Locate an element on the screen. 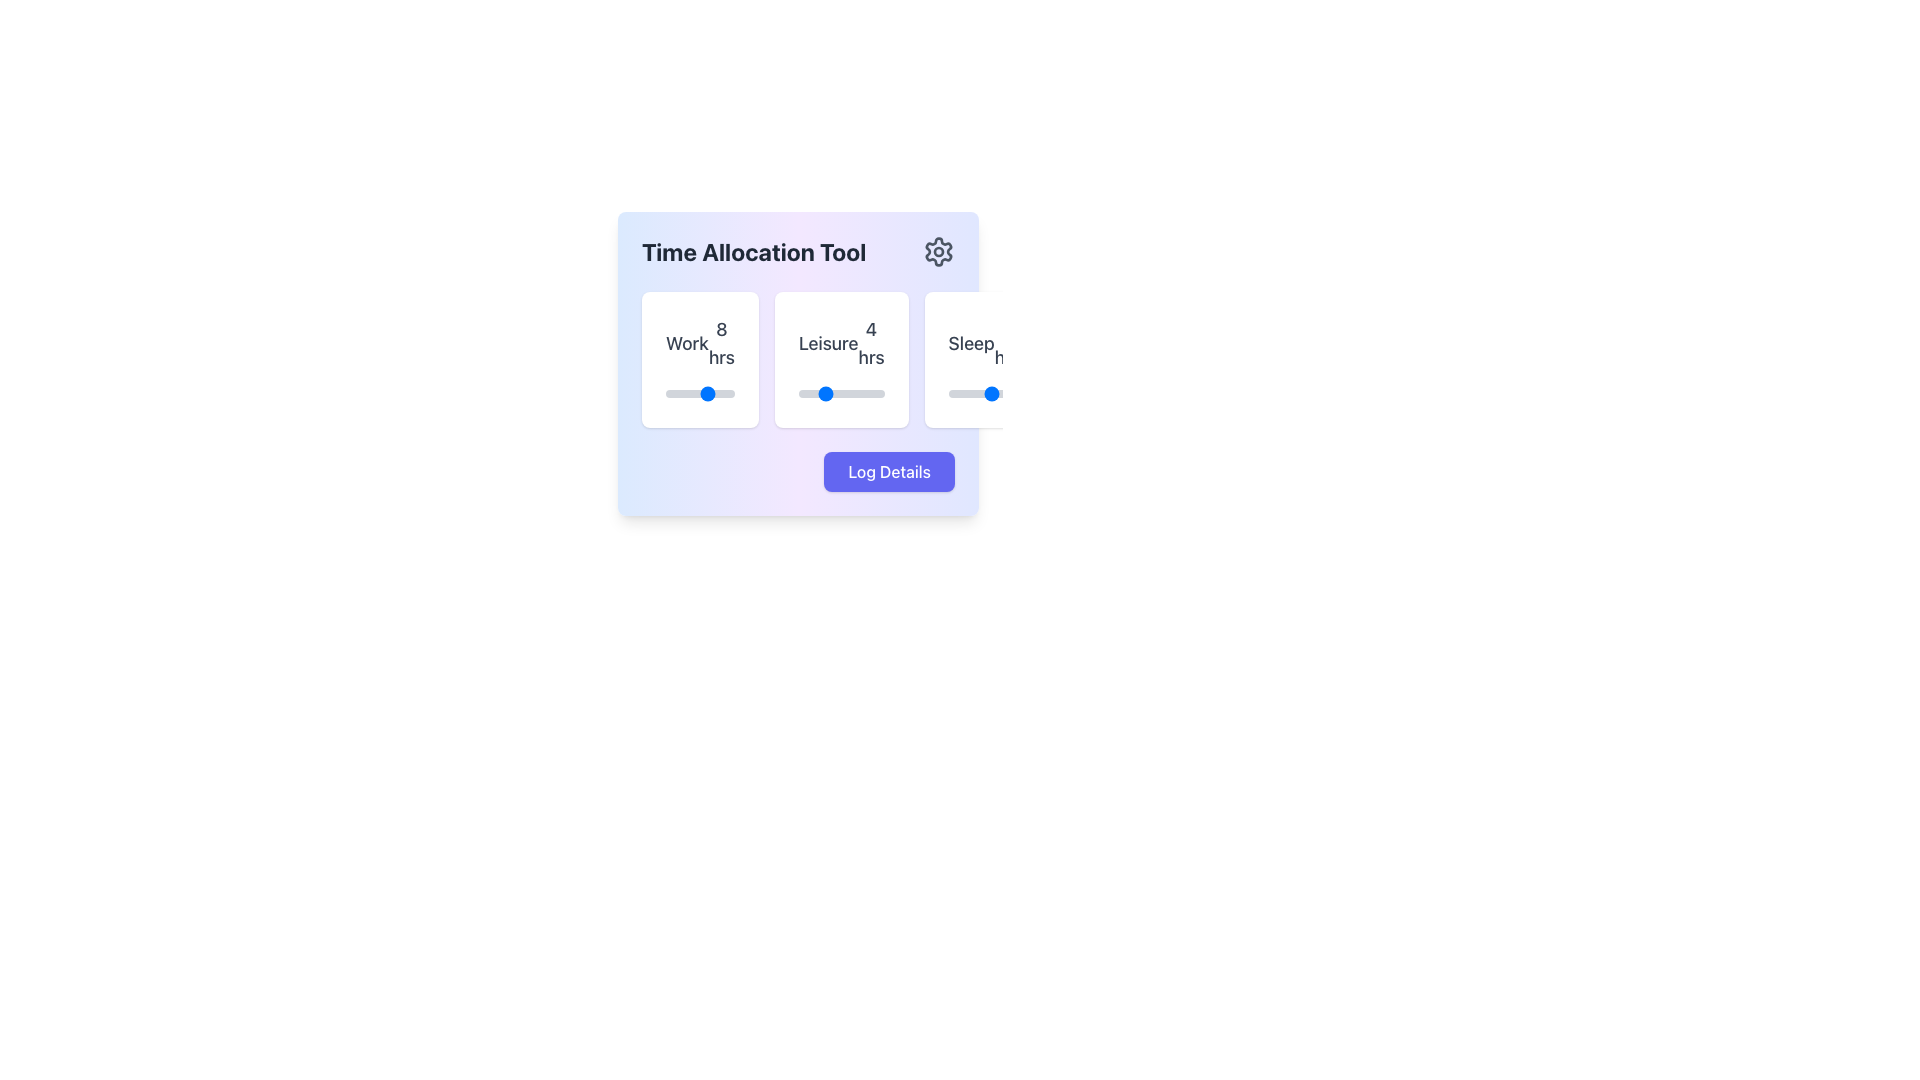  the sleep duration is located at coordinates (947, 393).